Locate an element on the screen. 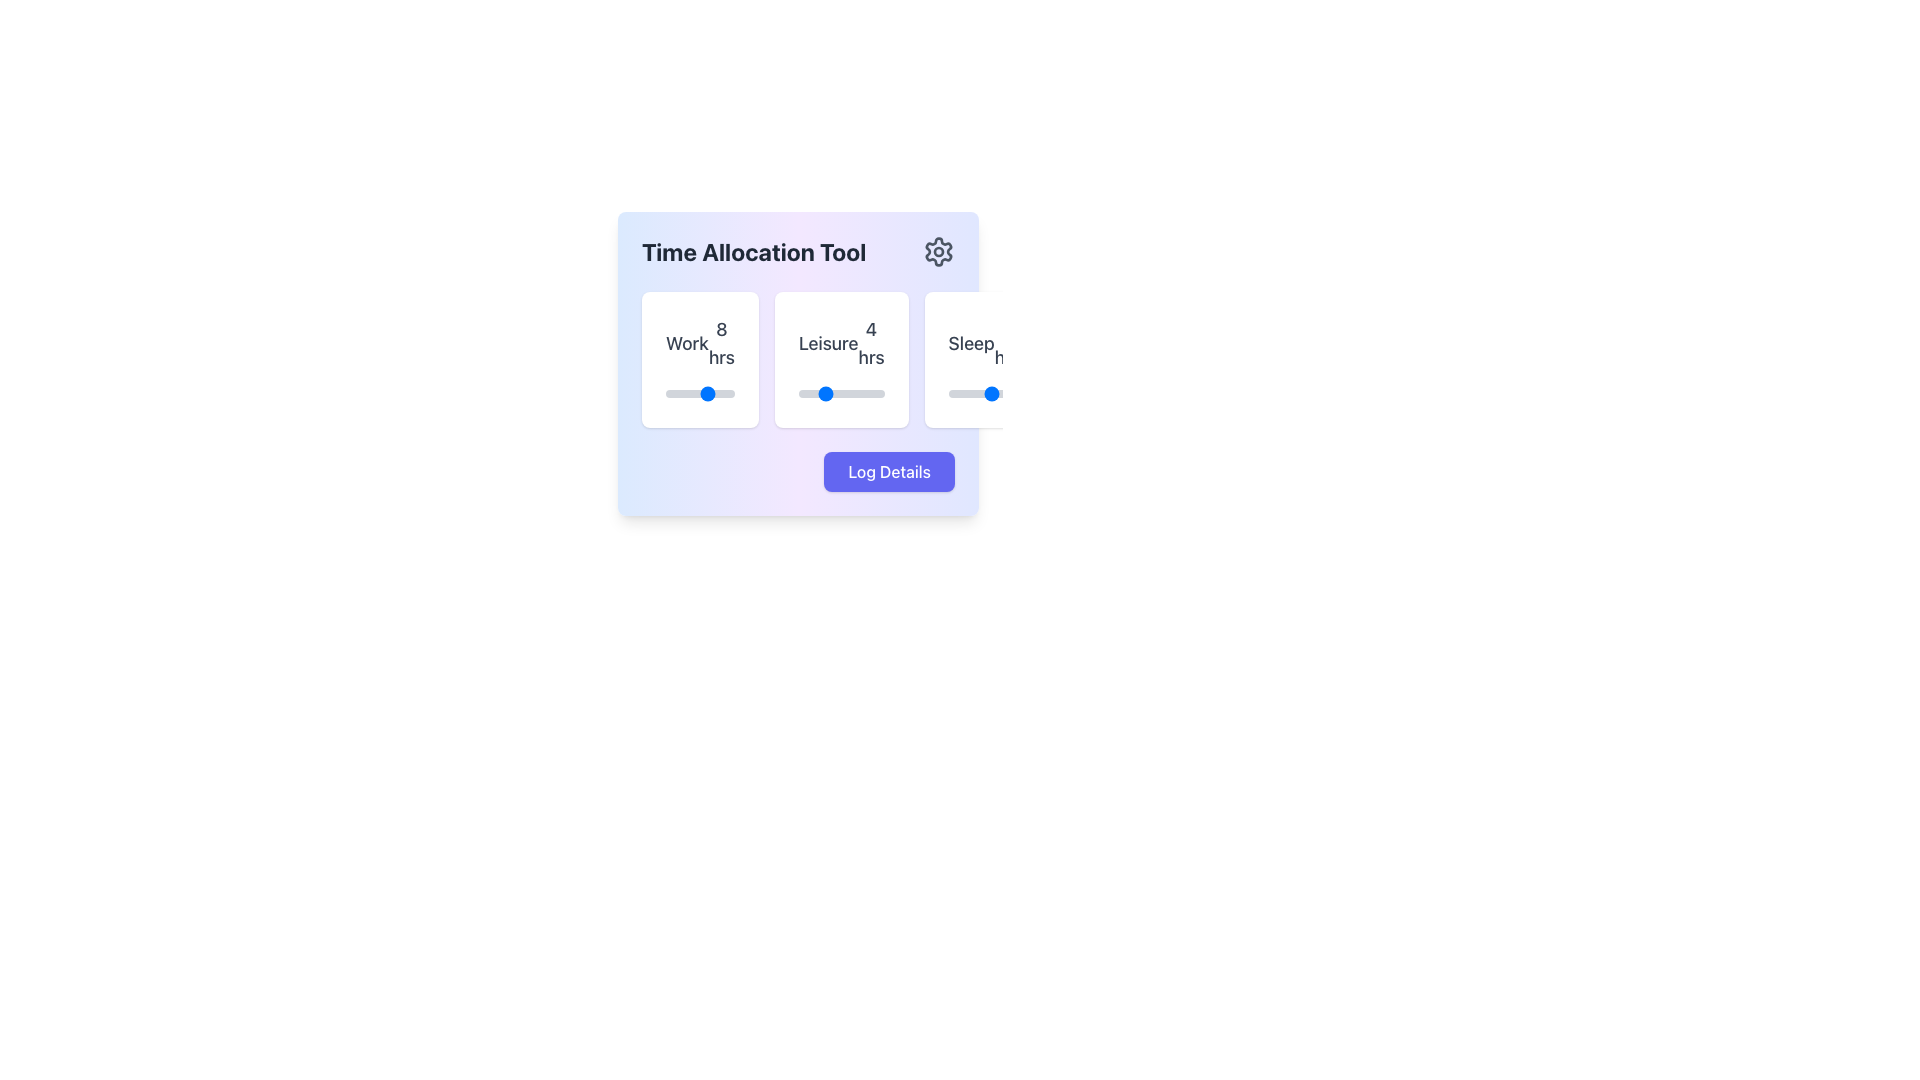  the sleep duration is located at coordinates (947, 393).